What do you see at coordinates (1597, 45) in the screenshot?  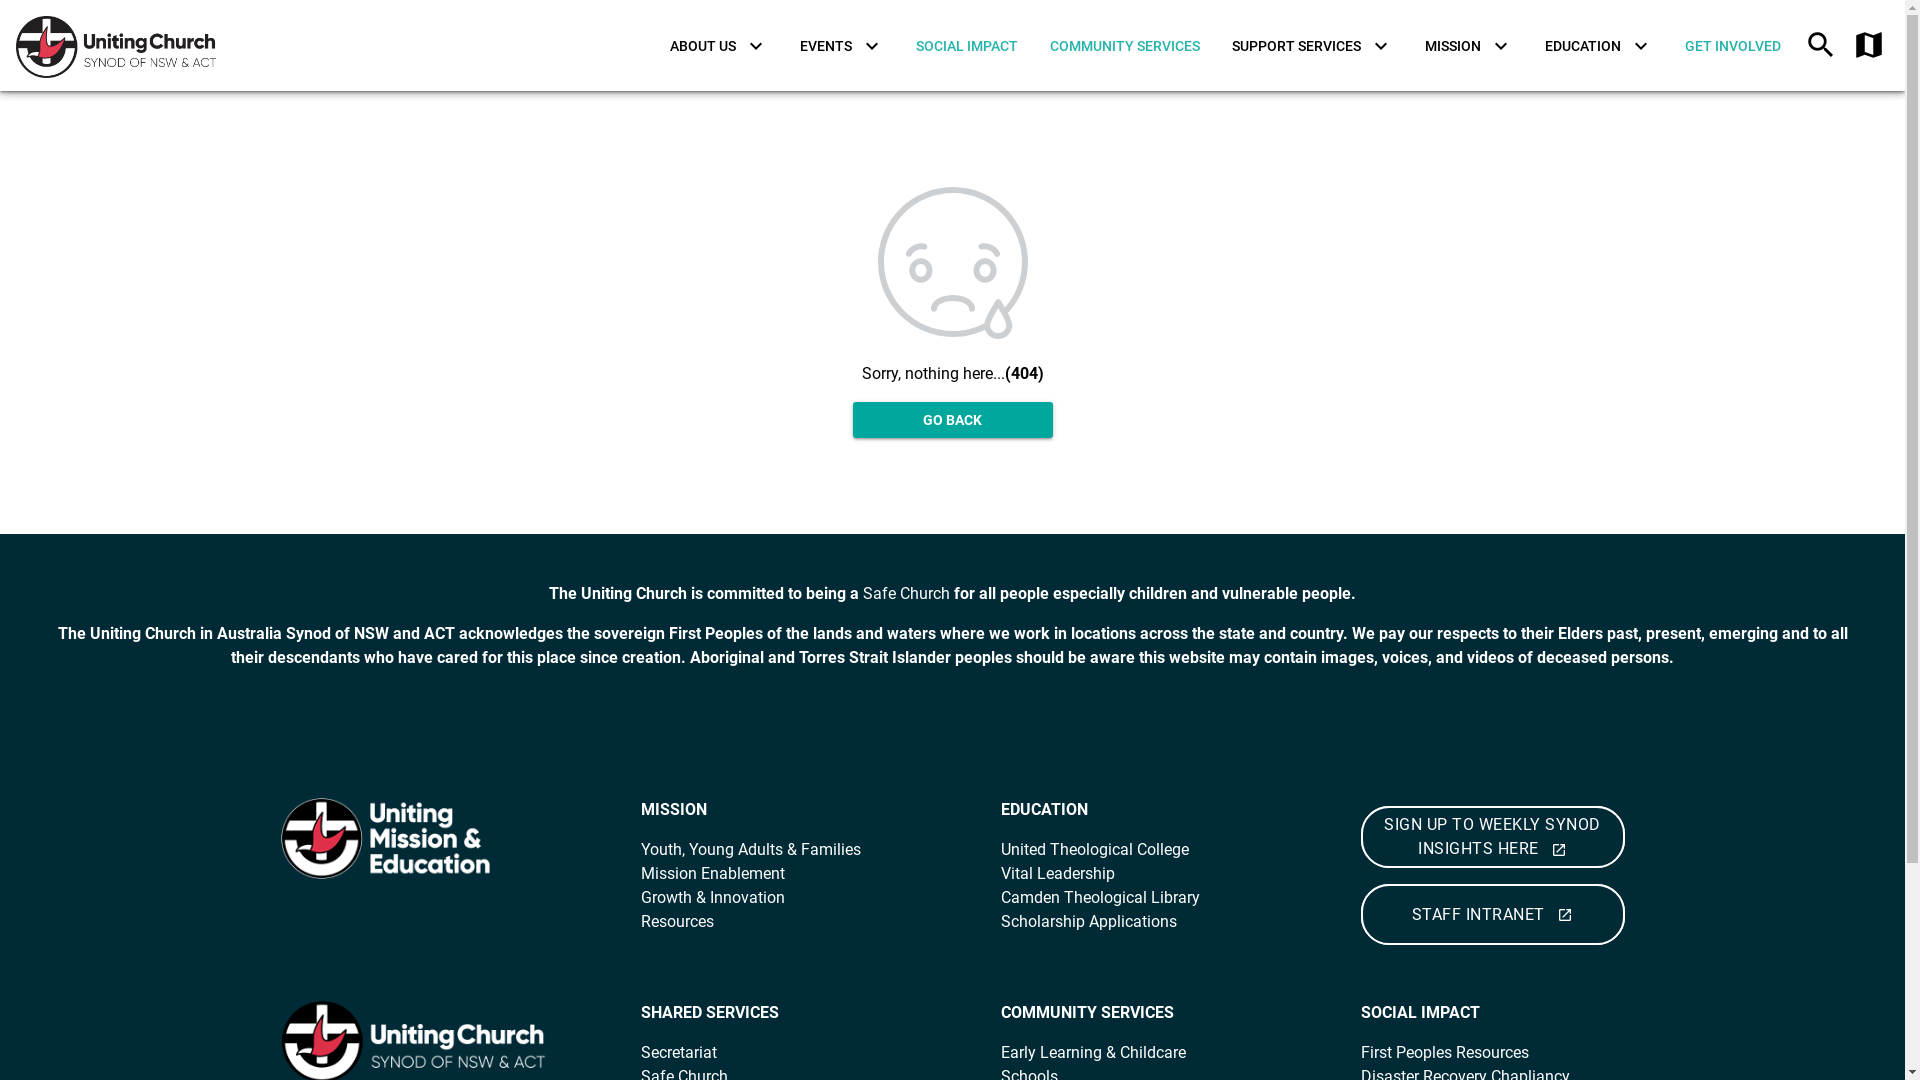 I see `'EDUCATION` at bounding box center [1597, 45].